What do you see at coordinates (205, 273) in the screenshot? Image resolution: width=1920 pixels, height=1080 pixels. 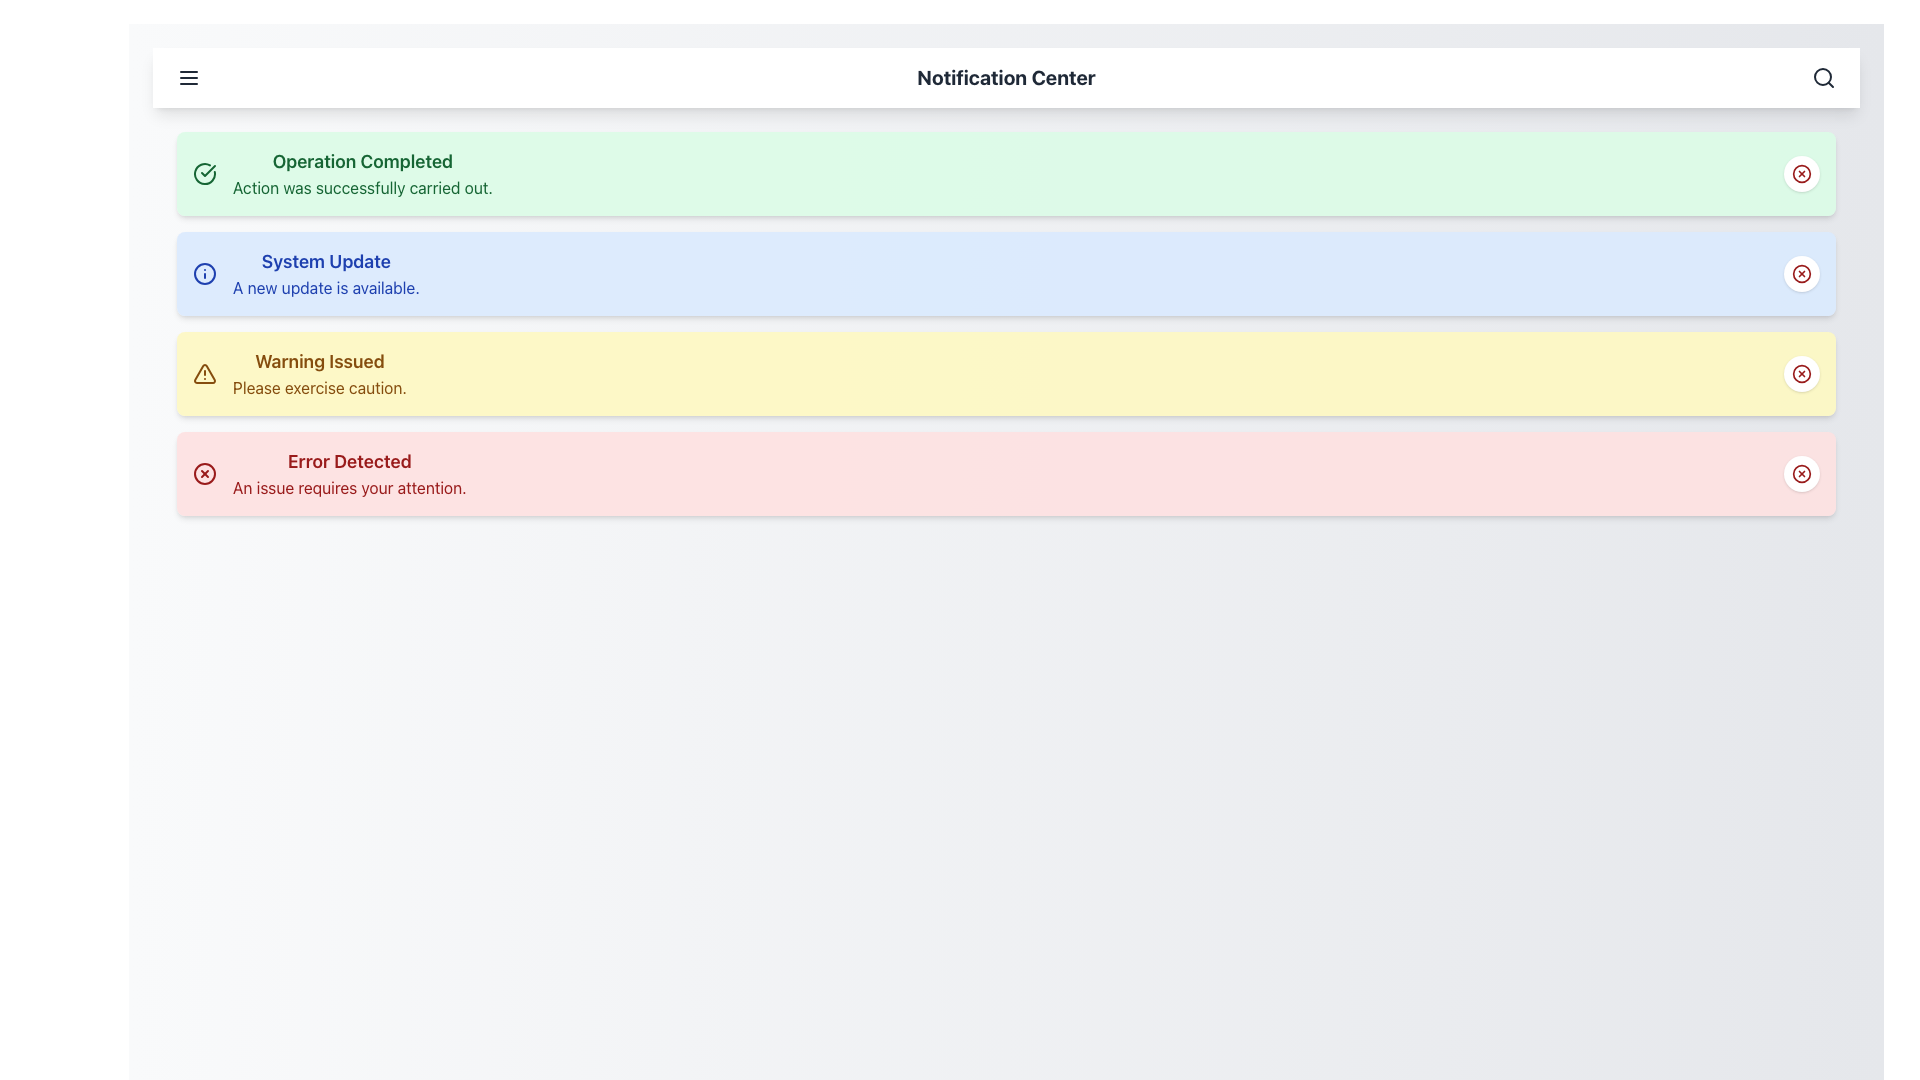 I see `the circular blue info icon with a white background containing an 'i' symbol, located to the left of the 'System Update' notification text` at bounding box center [205, 273].